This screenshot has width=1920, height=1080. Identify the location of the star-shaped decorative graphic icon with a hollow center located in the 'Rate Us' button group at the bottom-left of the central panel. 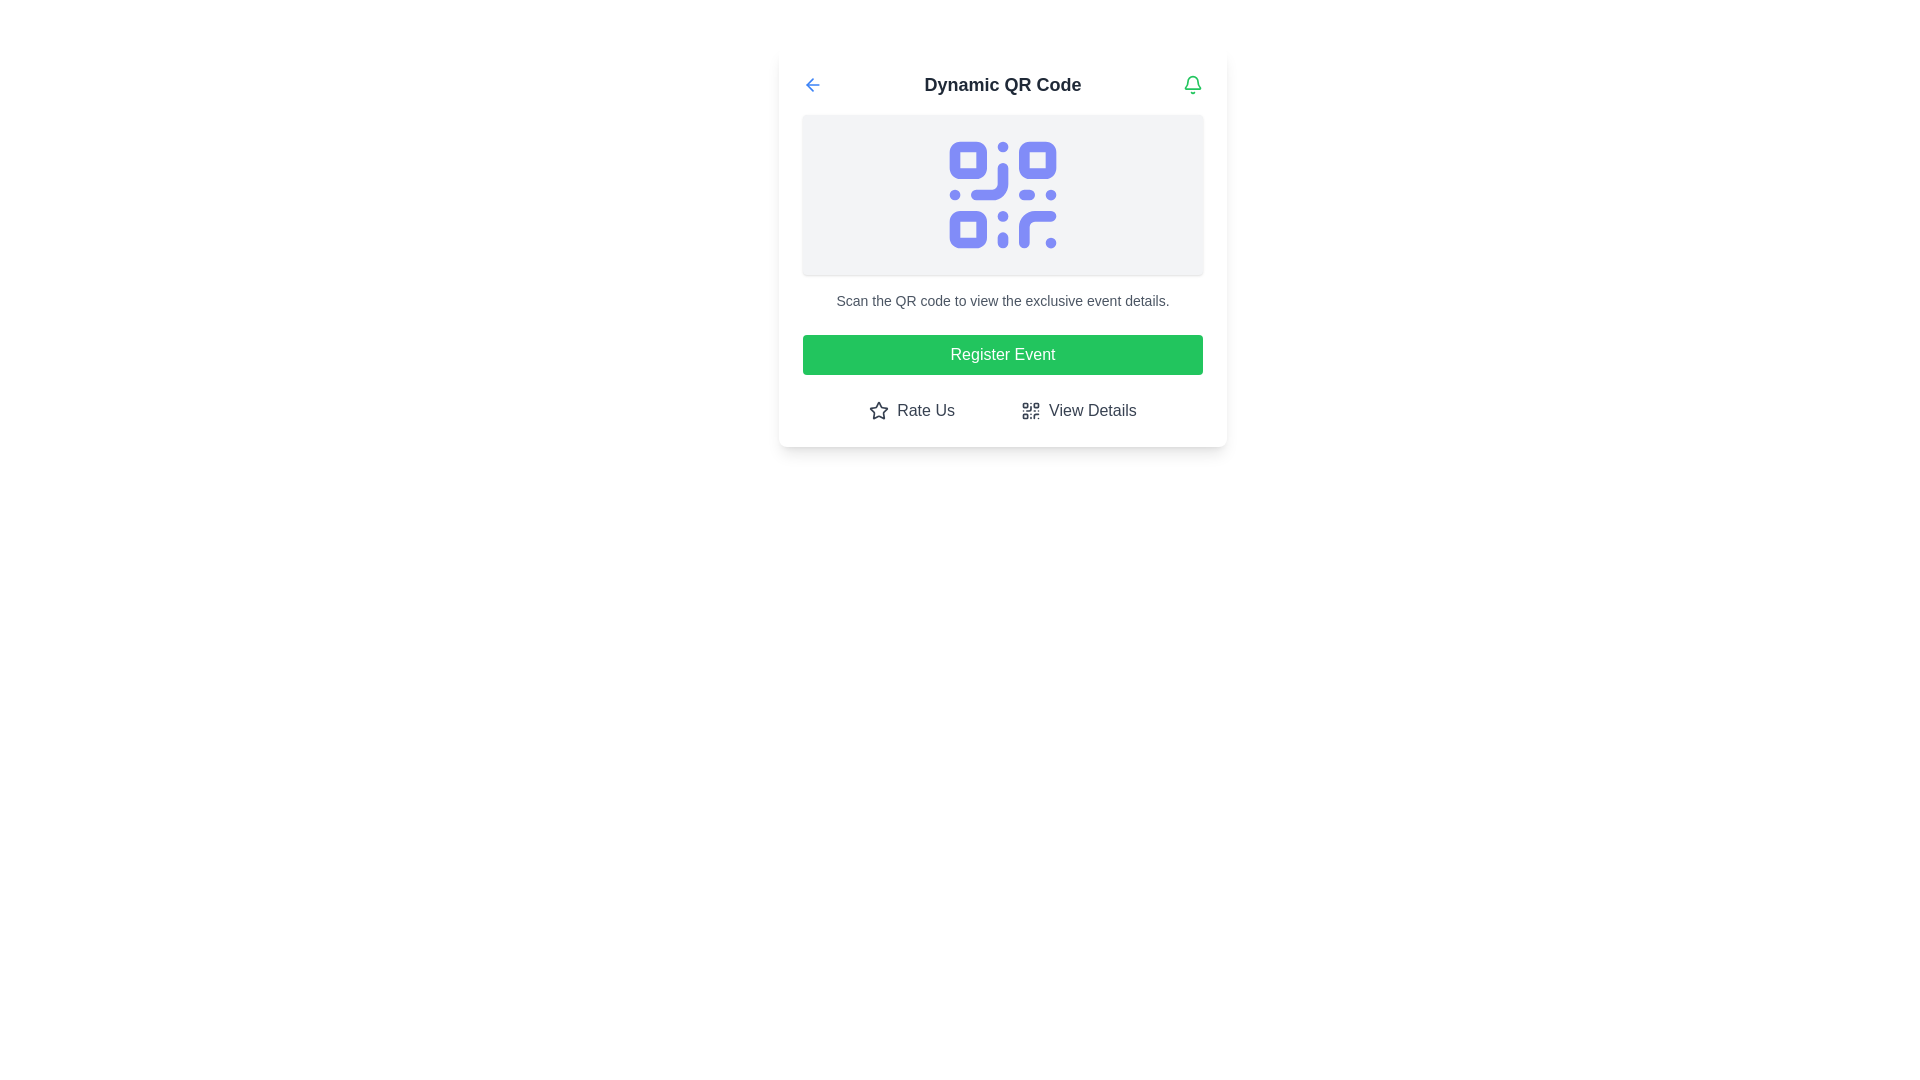
(879, 410).